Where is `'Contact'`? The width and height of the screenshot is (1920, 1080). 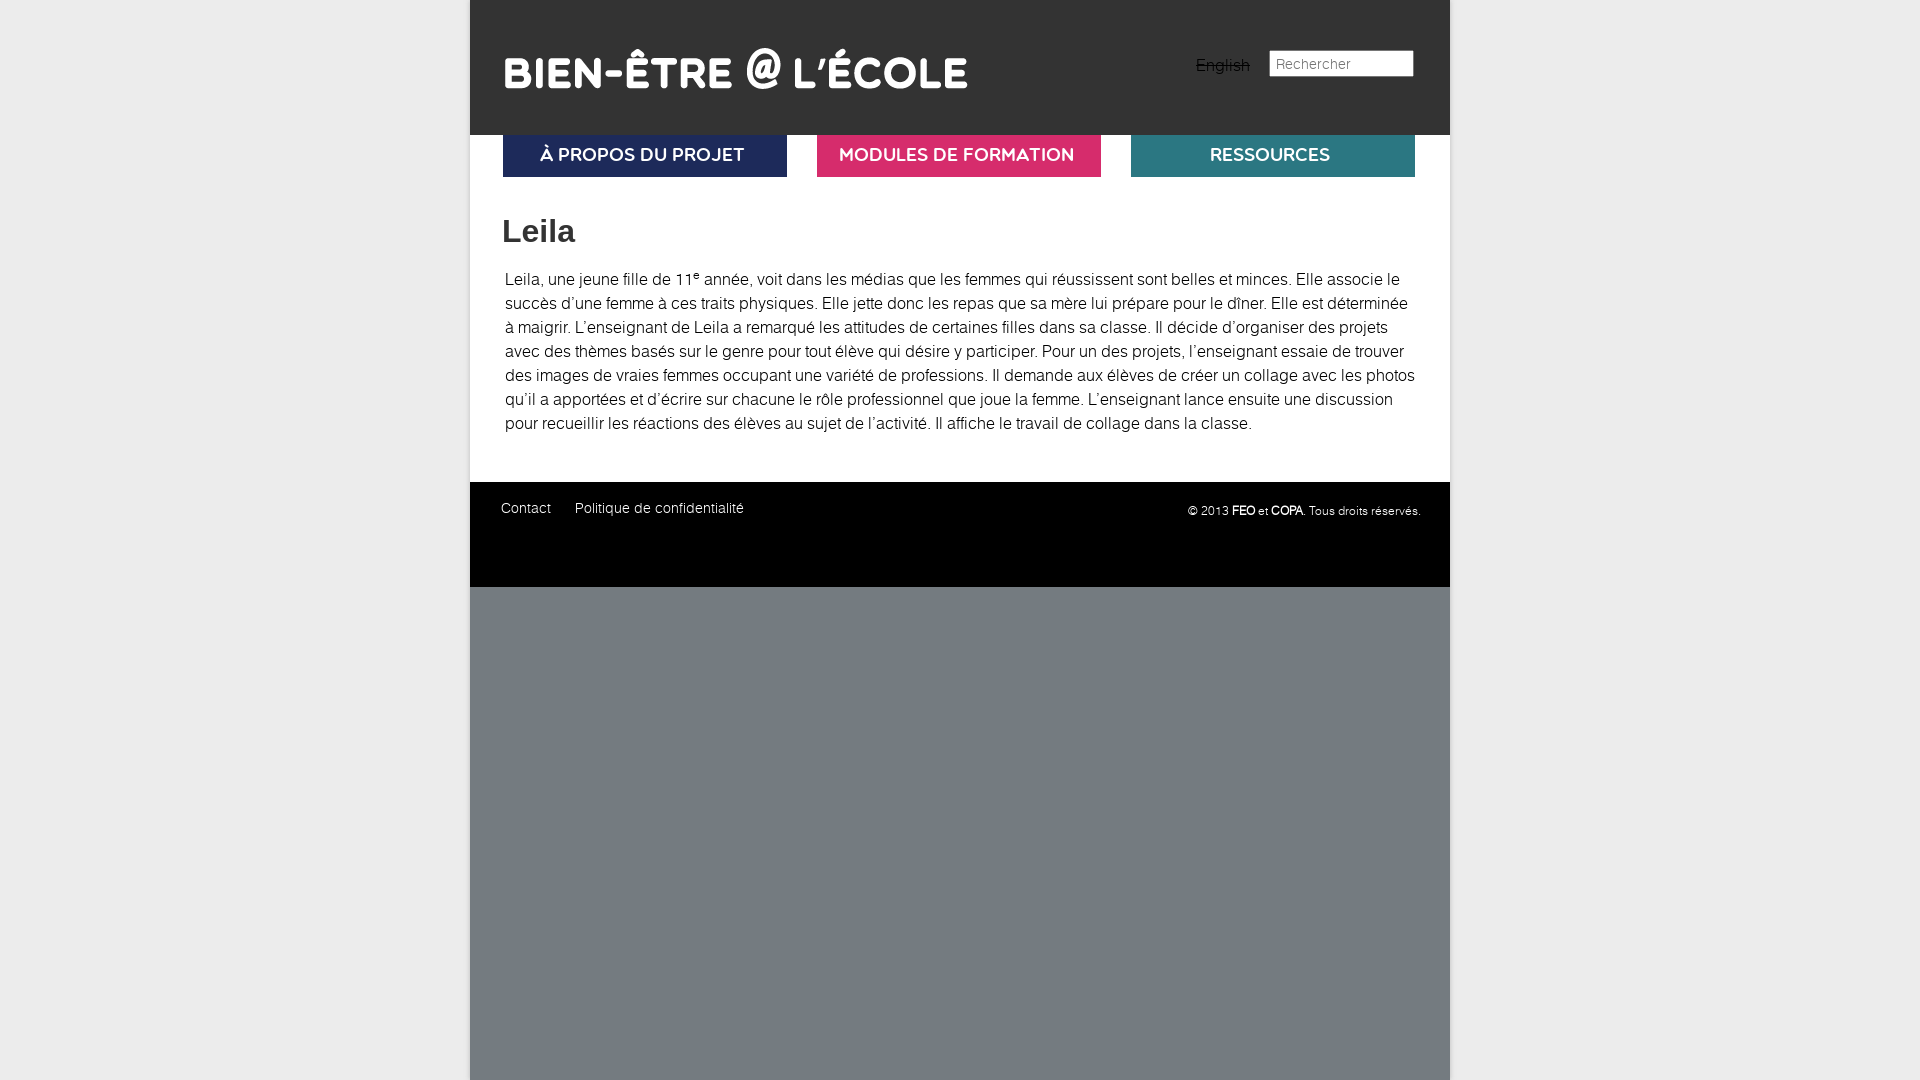
'Contact' is located at coordinates (526, 506).